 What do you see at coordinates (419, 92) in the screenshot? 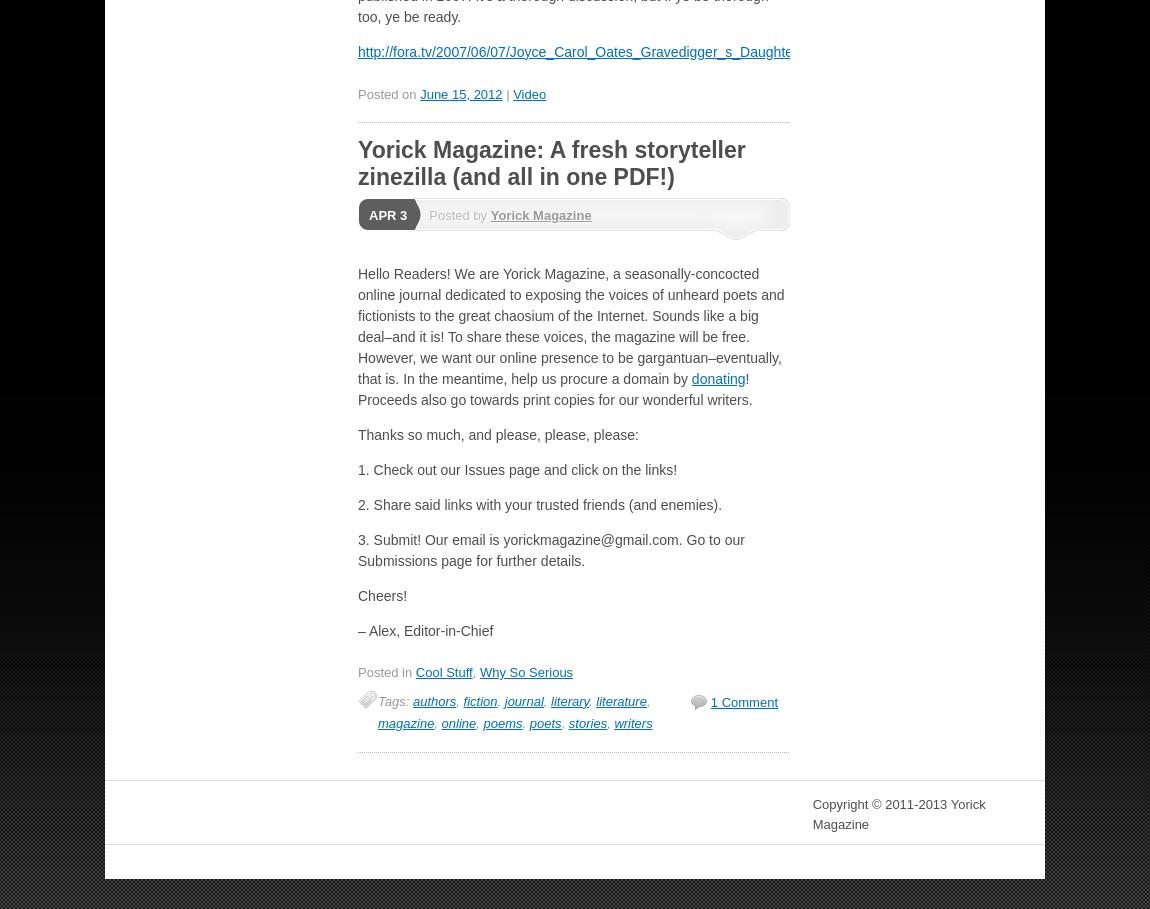
I see `'June 15, 2012'` at bounding box center [419, 92].